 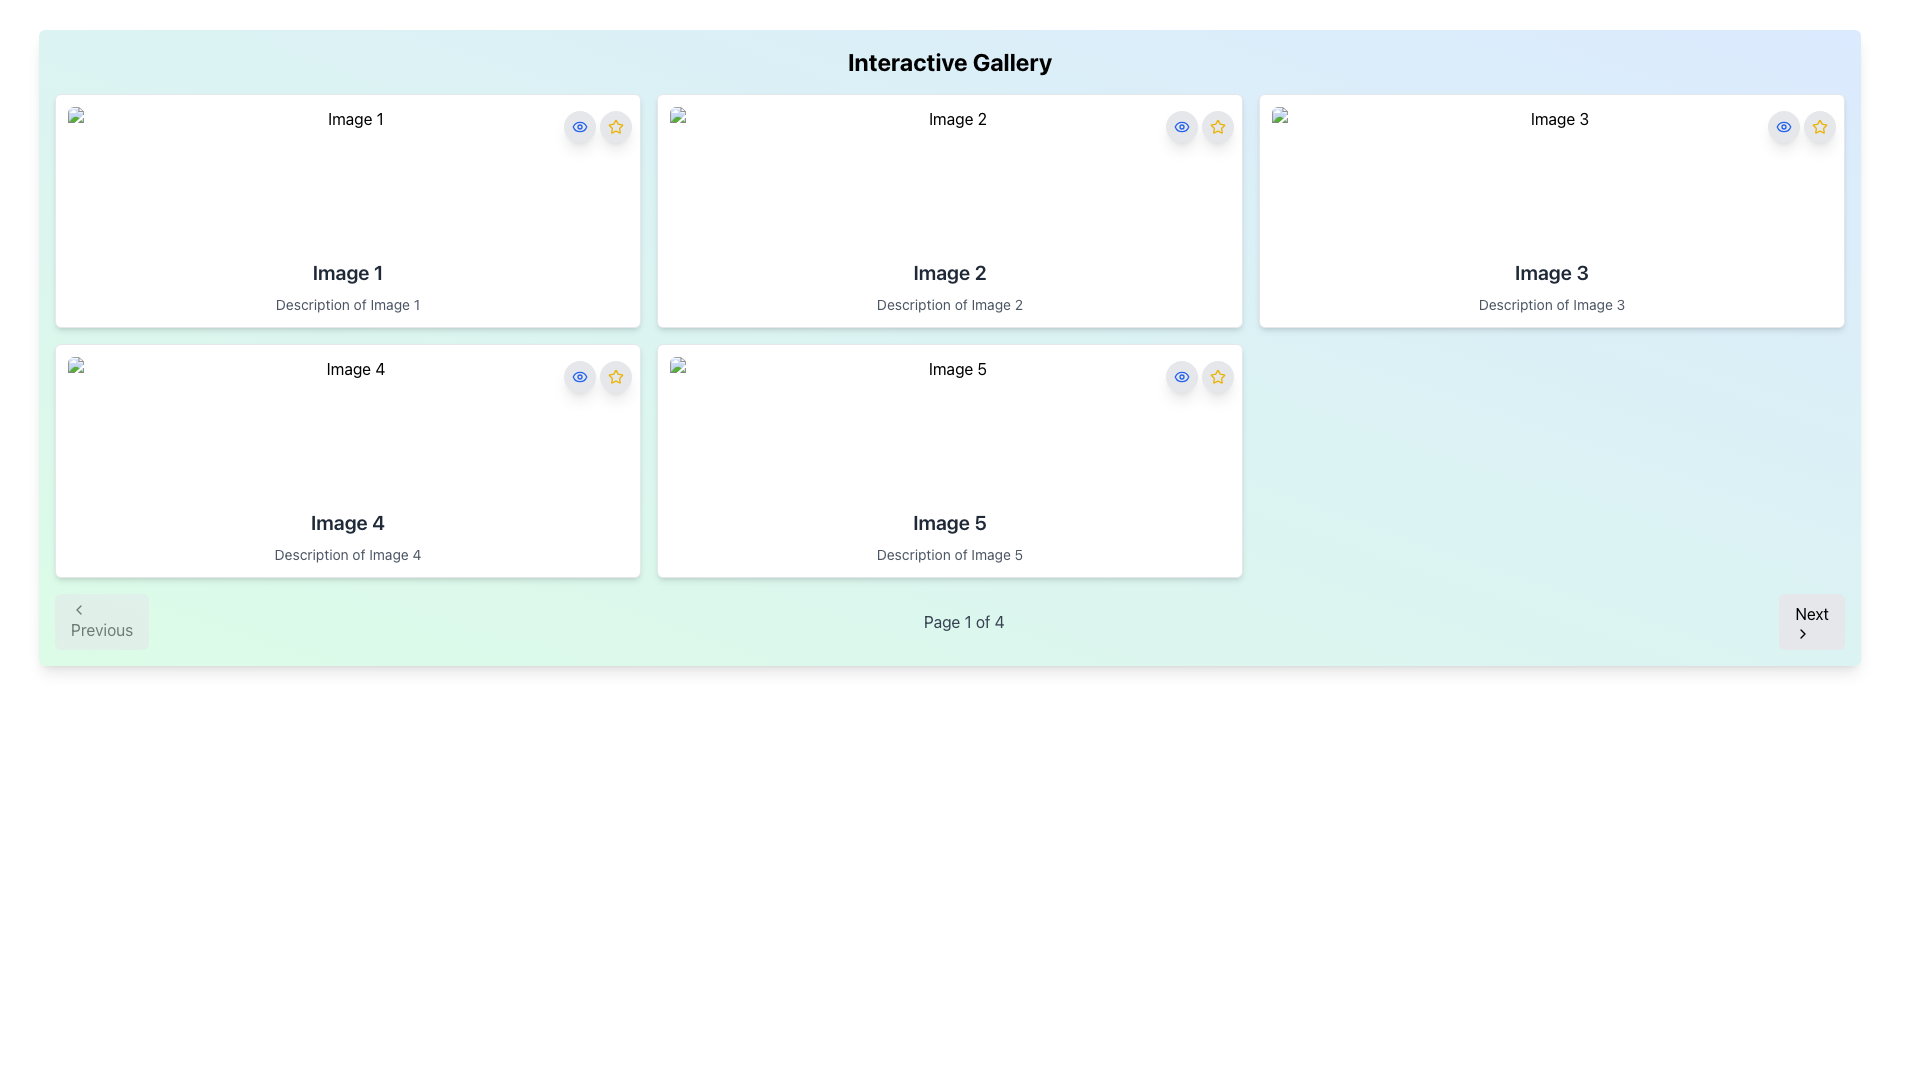 I want to click on the first interactive button at the top-right corner of the card labeled 'Image 5', which is adjacent to a star-shaped button, so click(x=1181, y=377).